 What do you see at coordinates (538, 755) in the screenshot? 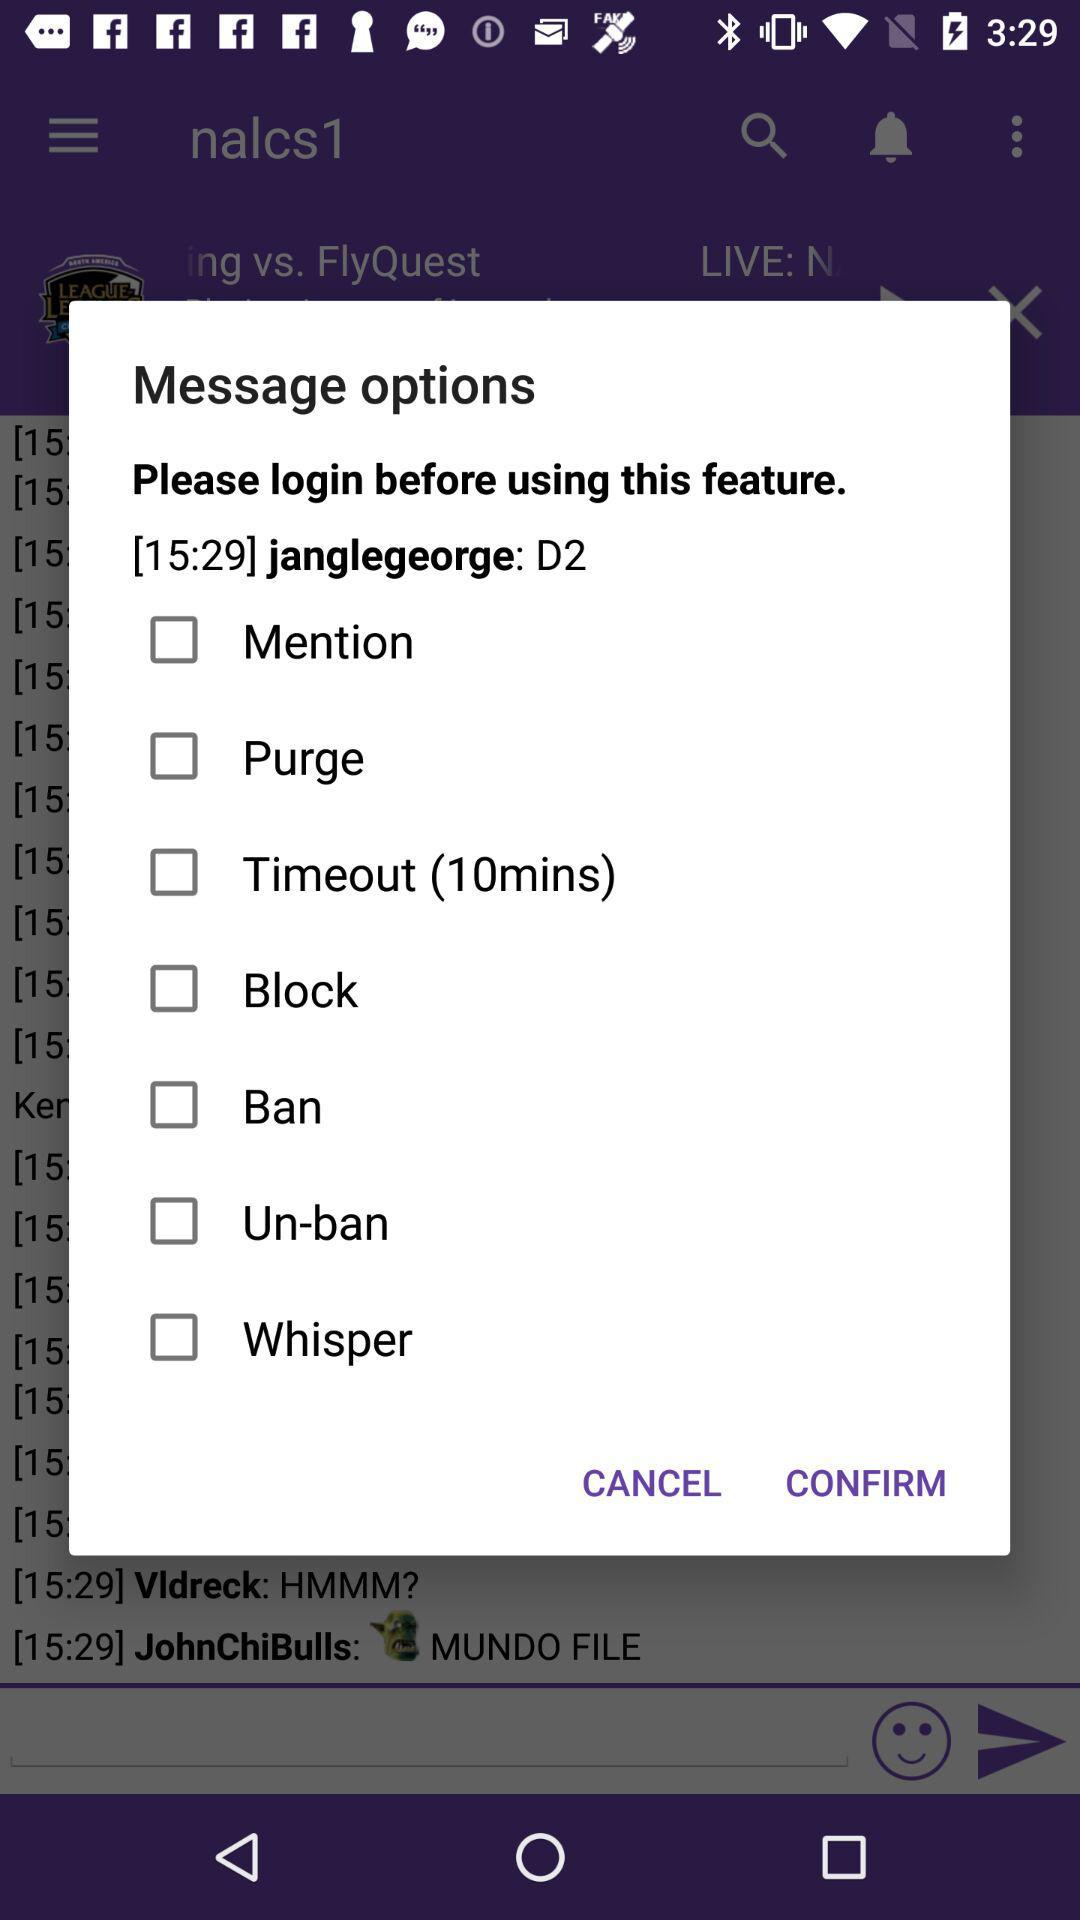
I see `purge` at bounding box center [538, 755].